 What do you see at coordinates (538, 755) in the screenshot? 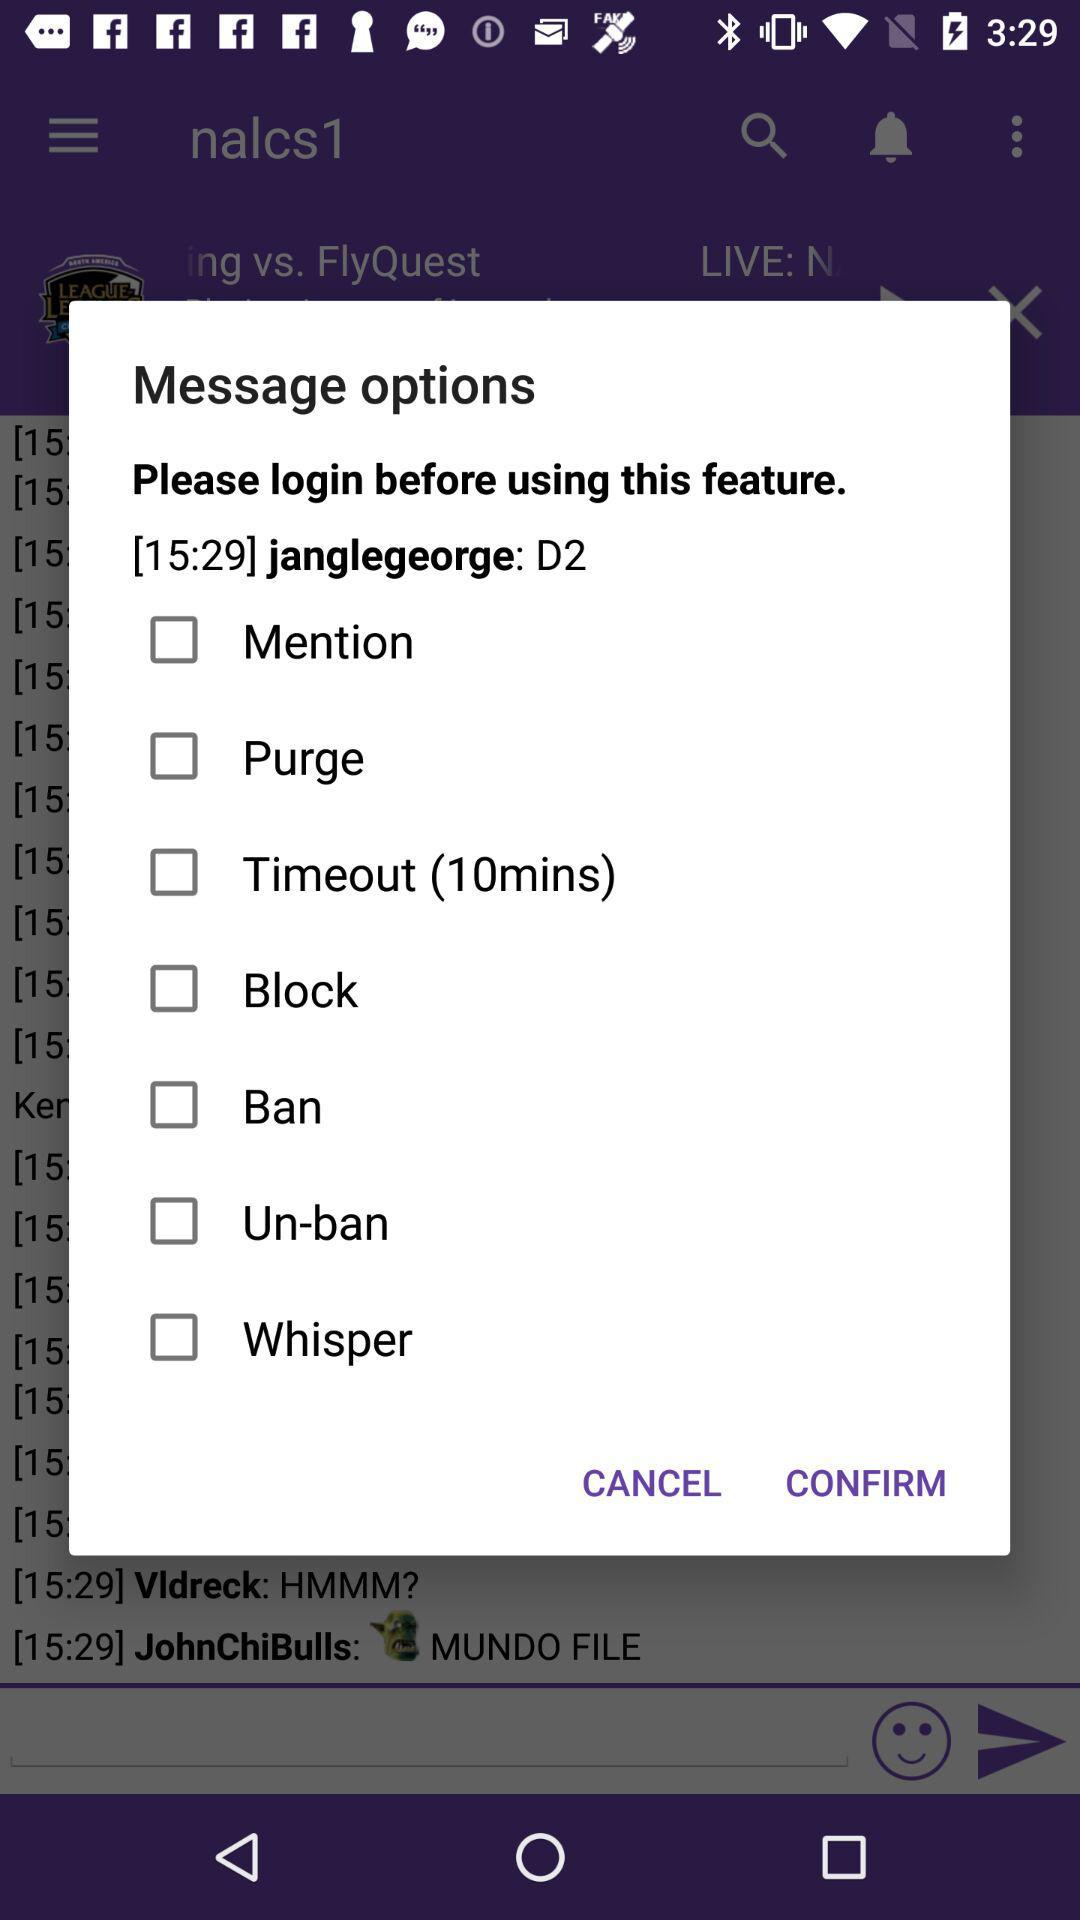
I see `purge` at bounding box center [538, 755].